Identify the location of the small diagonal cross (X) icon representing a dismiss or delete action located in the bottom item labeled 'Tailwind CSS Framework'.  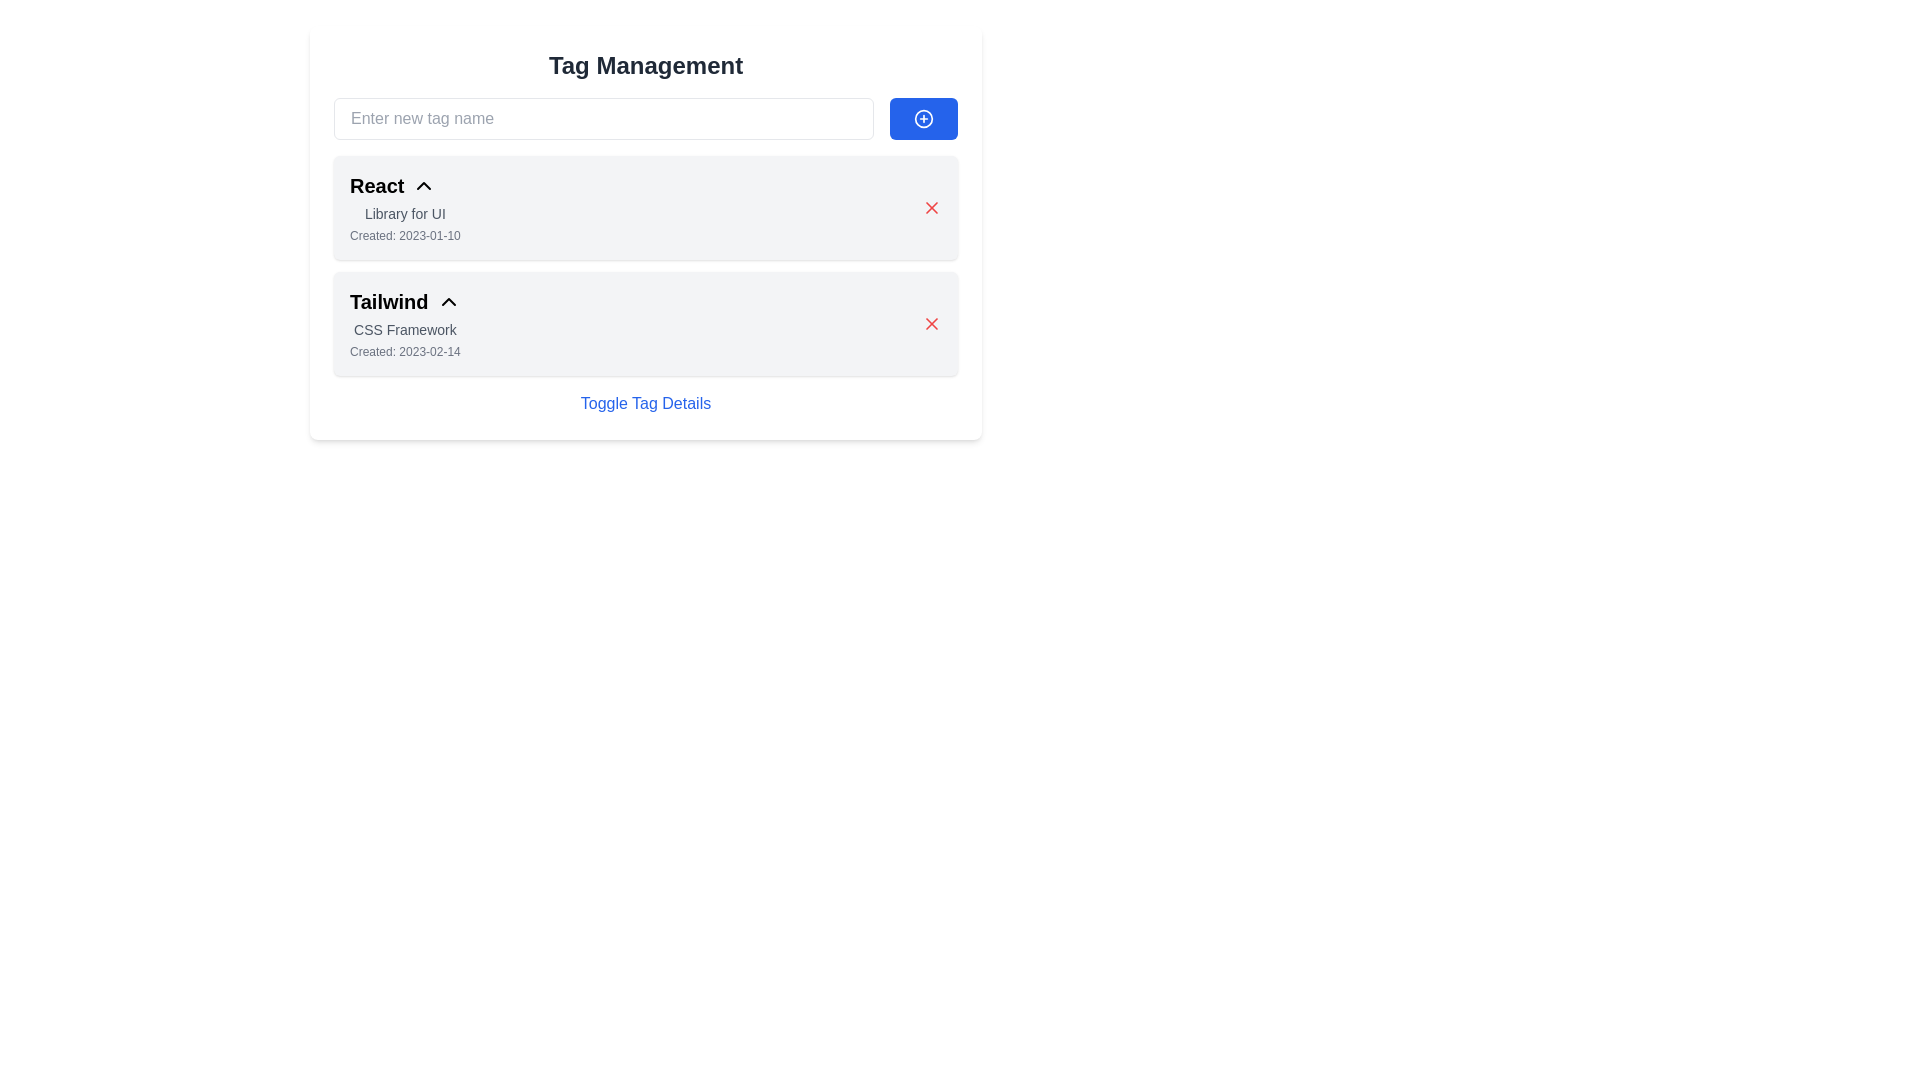
(930, 323).